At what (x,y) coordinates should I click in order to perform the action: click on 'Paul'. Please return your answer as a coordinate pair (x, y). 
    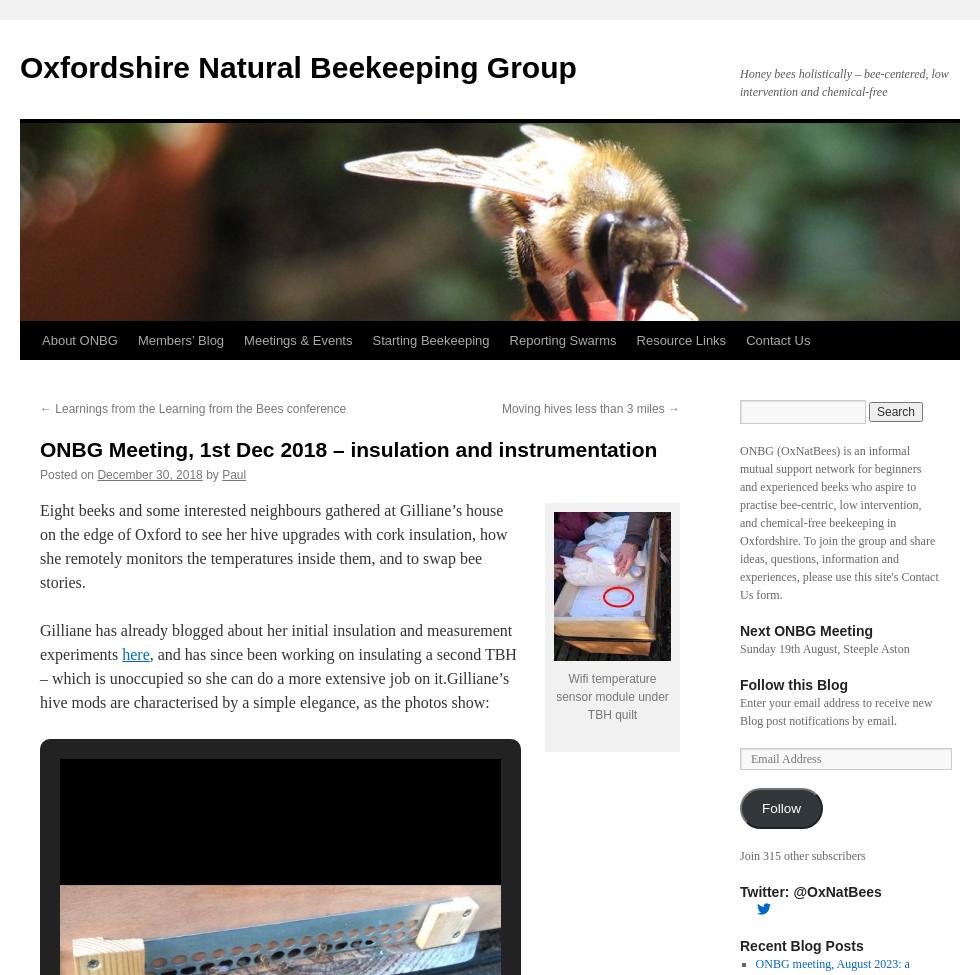
    Looking at the image, I should click on (234, 475).